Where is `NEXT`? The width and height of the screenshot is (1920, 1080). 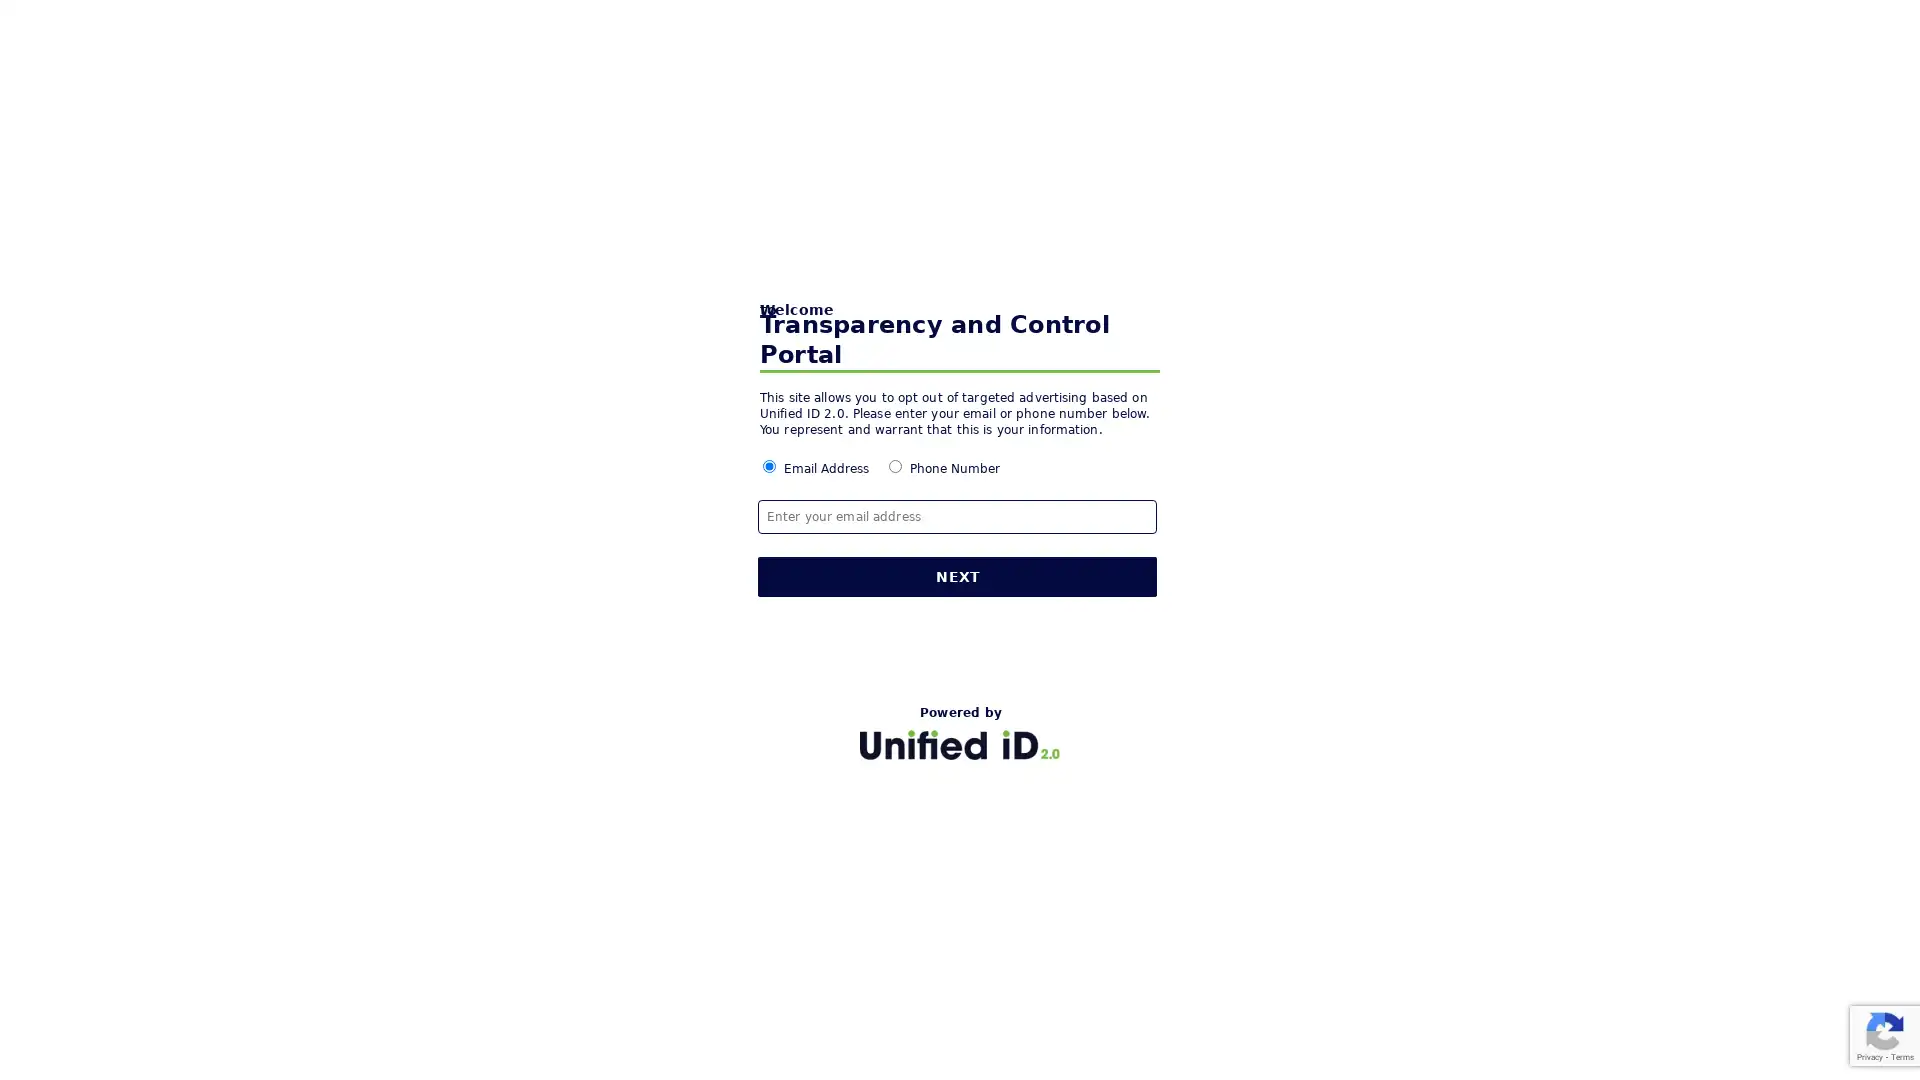 NEXT is located at coordinates (957, 577).